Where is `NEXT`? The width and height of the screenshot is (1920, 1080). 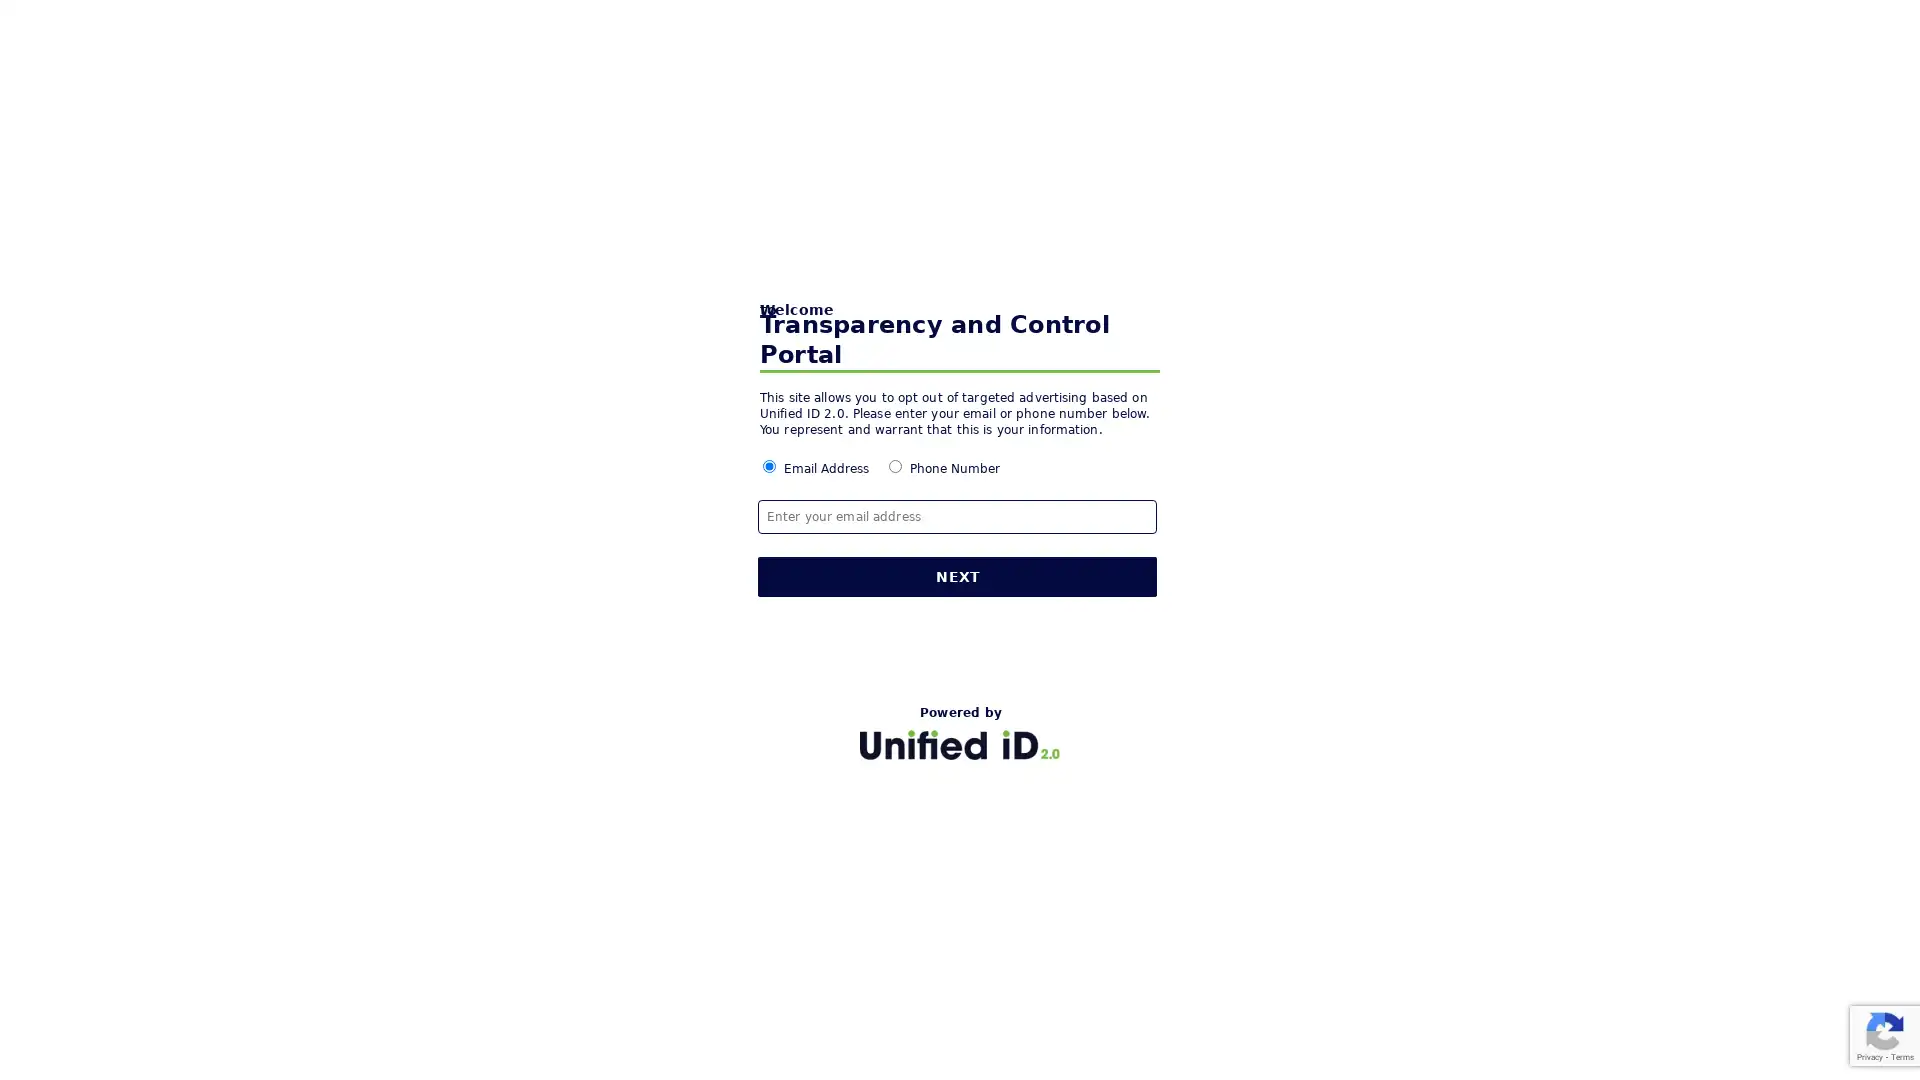 NEXT is located at coordinates (957, 577).